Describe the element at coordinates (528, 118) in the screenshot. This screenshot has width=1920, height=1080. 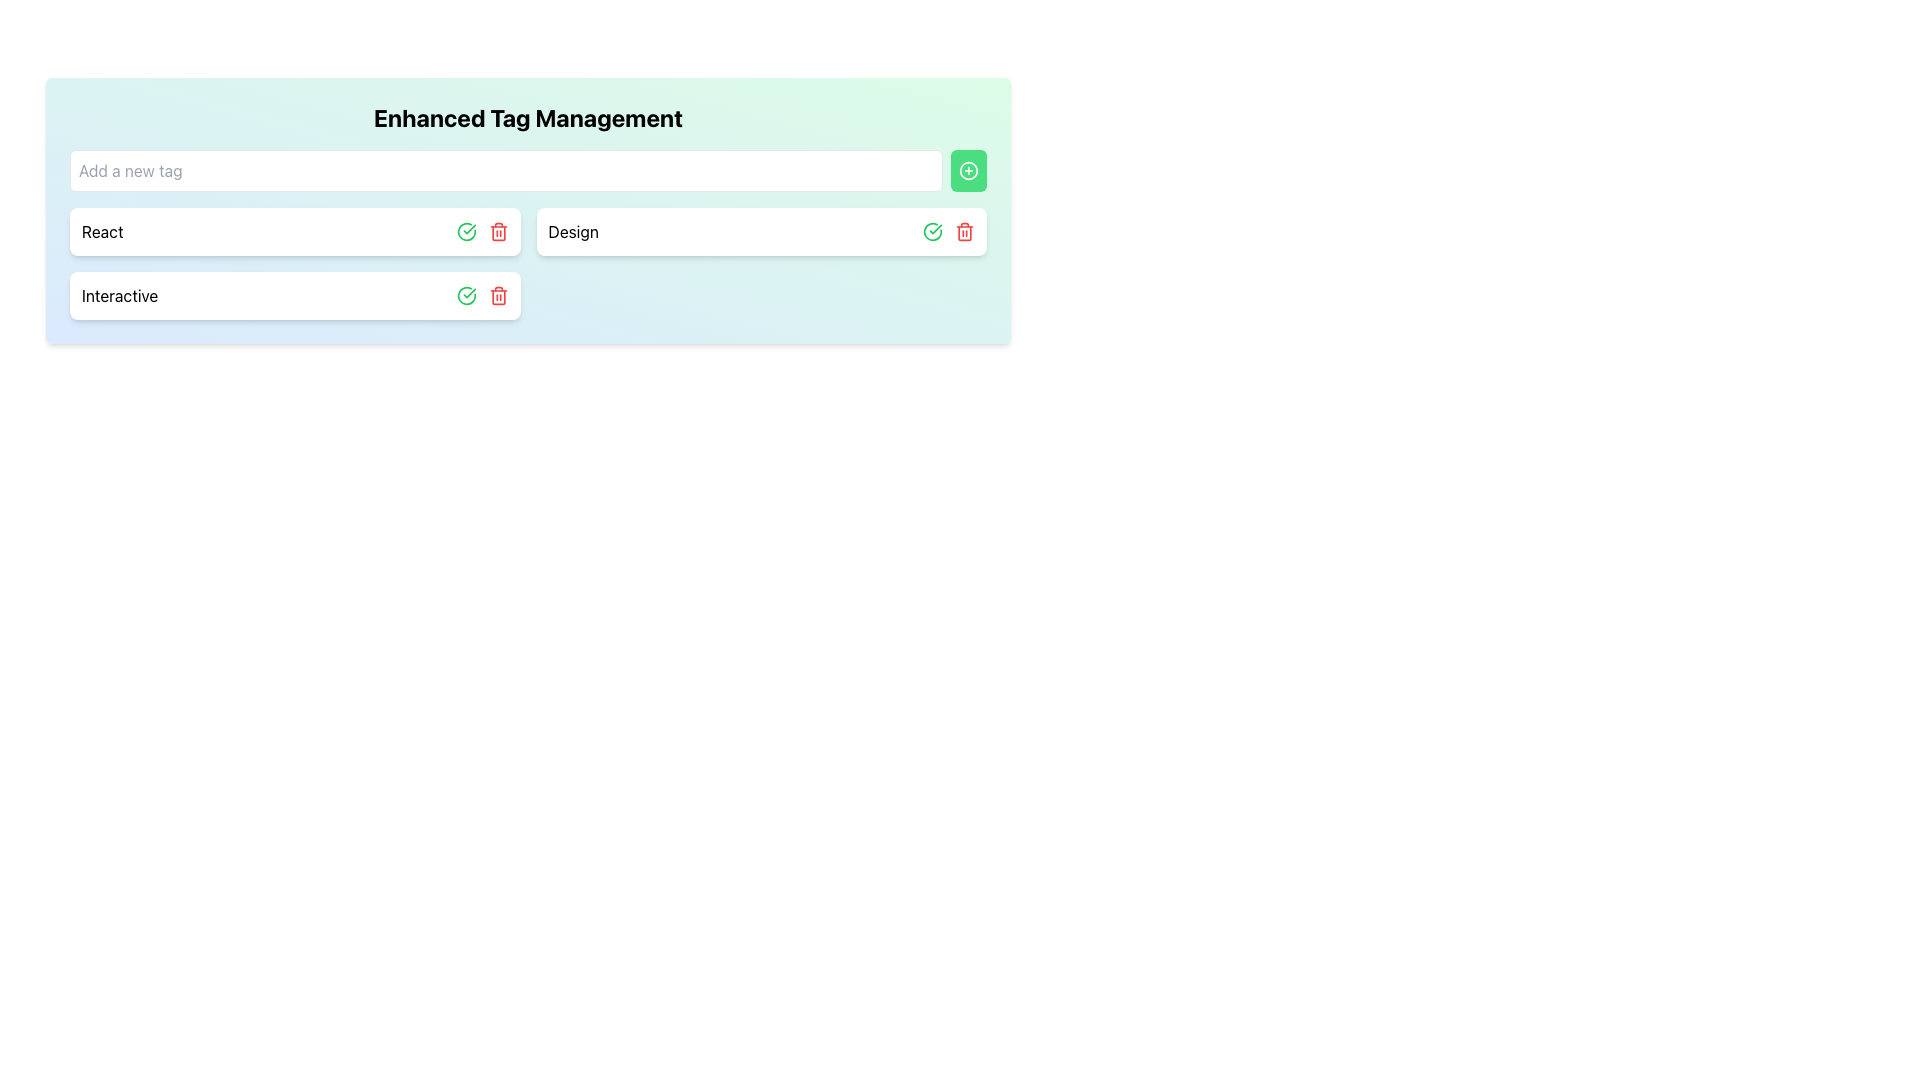
I see `the Header or Title element displaying 'Enhanced Tag Management', which is styled with a bold, large font and positioned at the top of the card with a gradient background` at that location.